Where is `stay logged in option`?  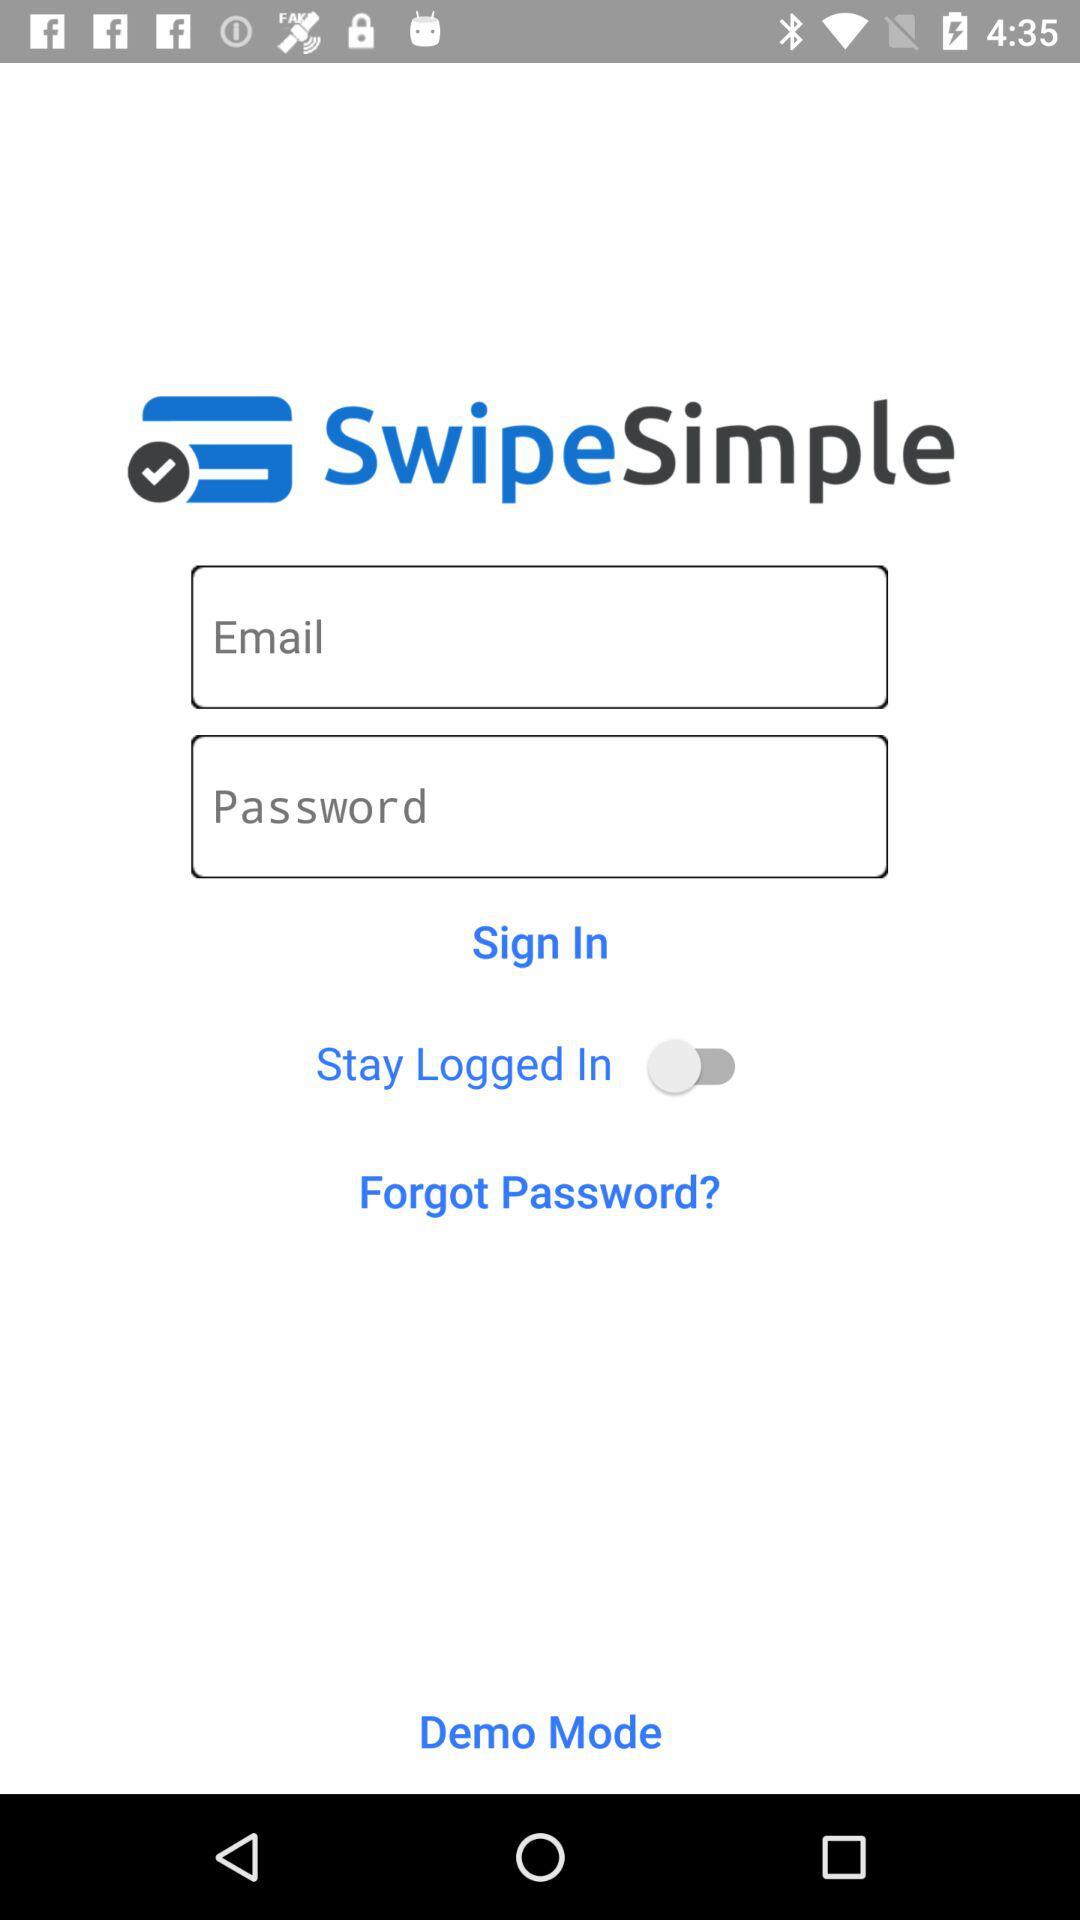
stay logged in option is located at coordinates (700, 1065).